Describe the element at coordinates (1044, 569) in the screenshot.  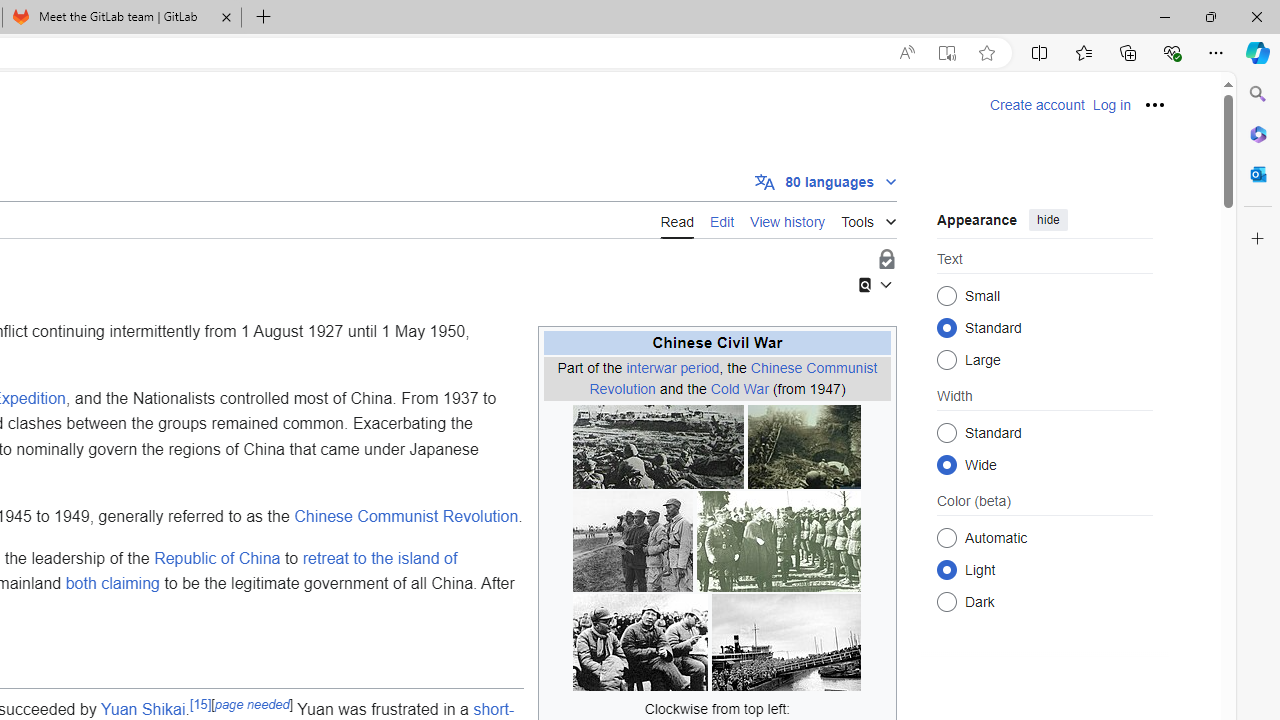
I see `'Class: mw-list-item mw-list-item-js'` at that location.